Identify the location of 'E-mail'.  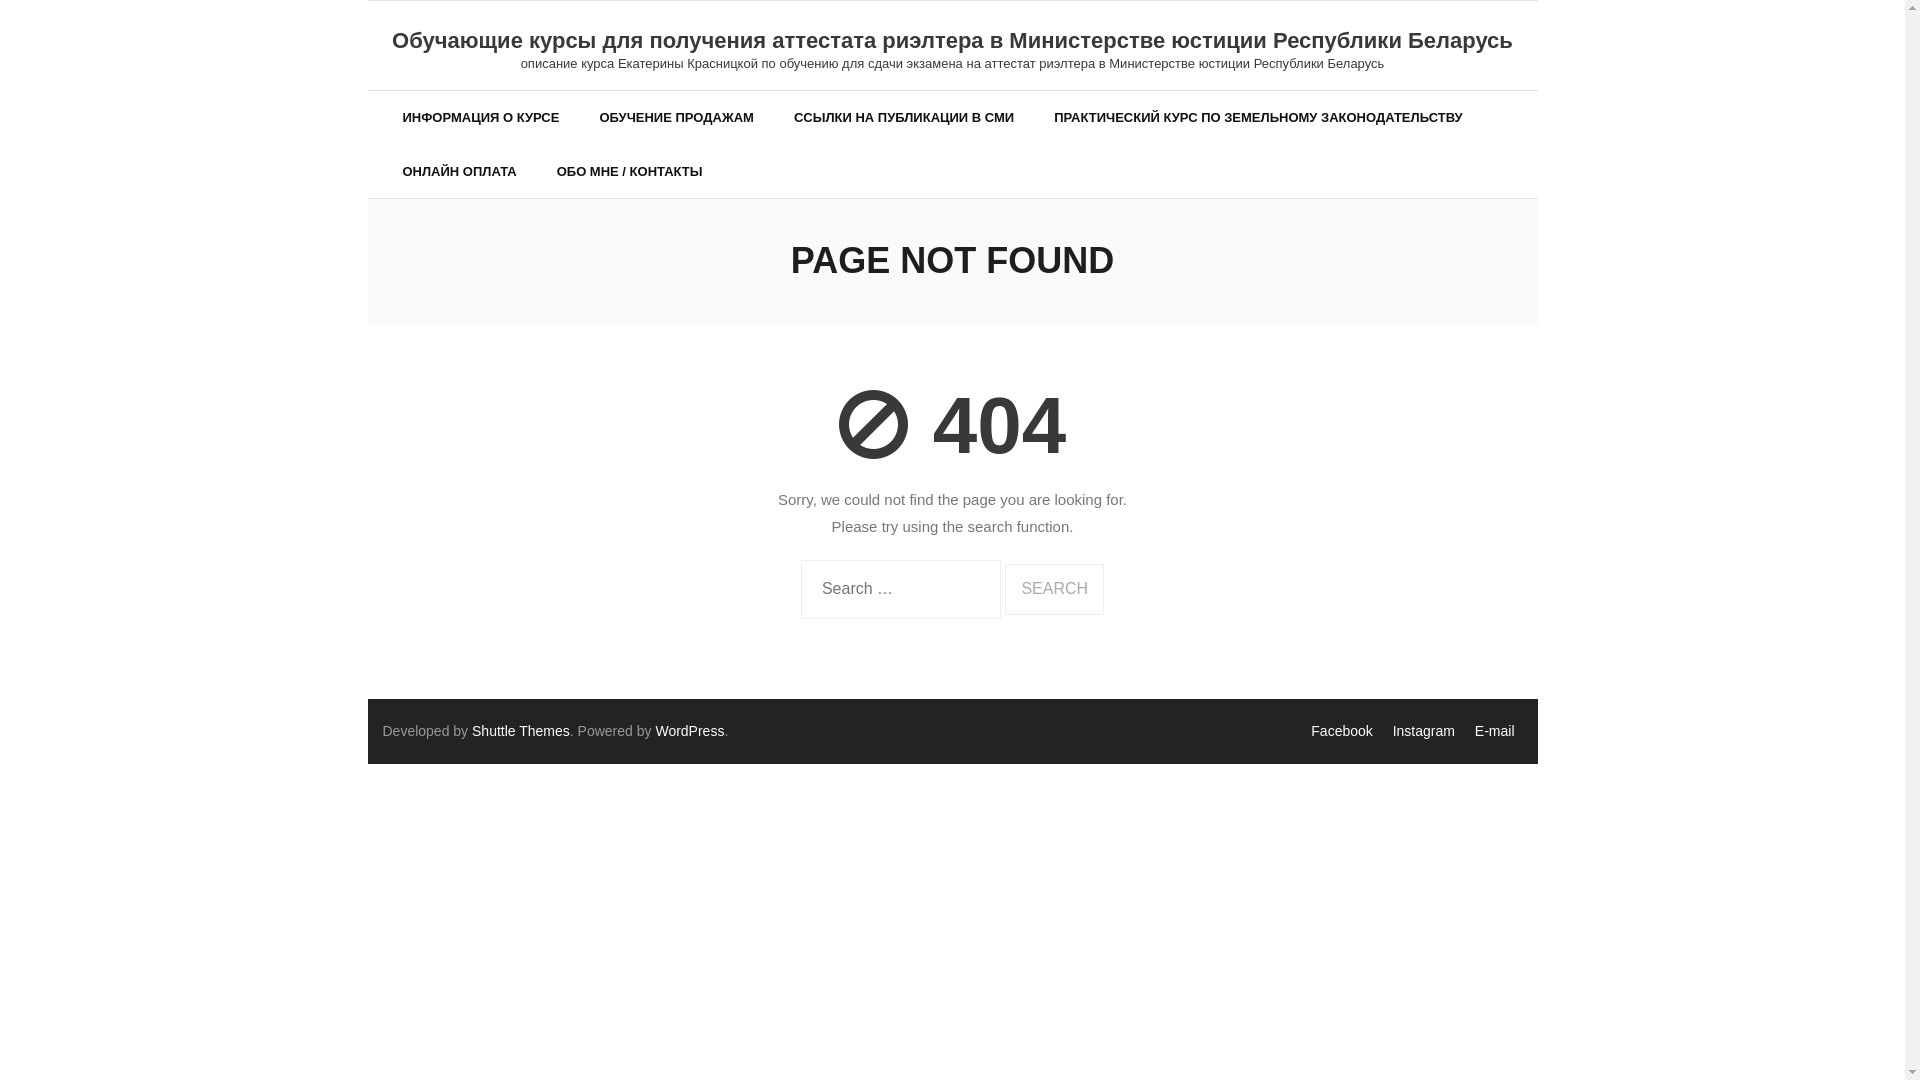
(1494, 731).